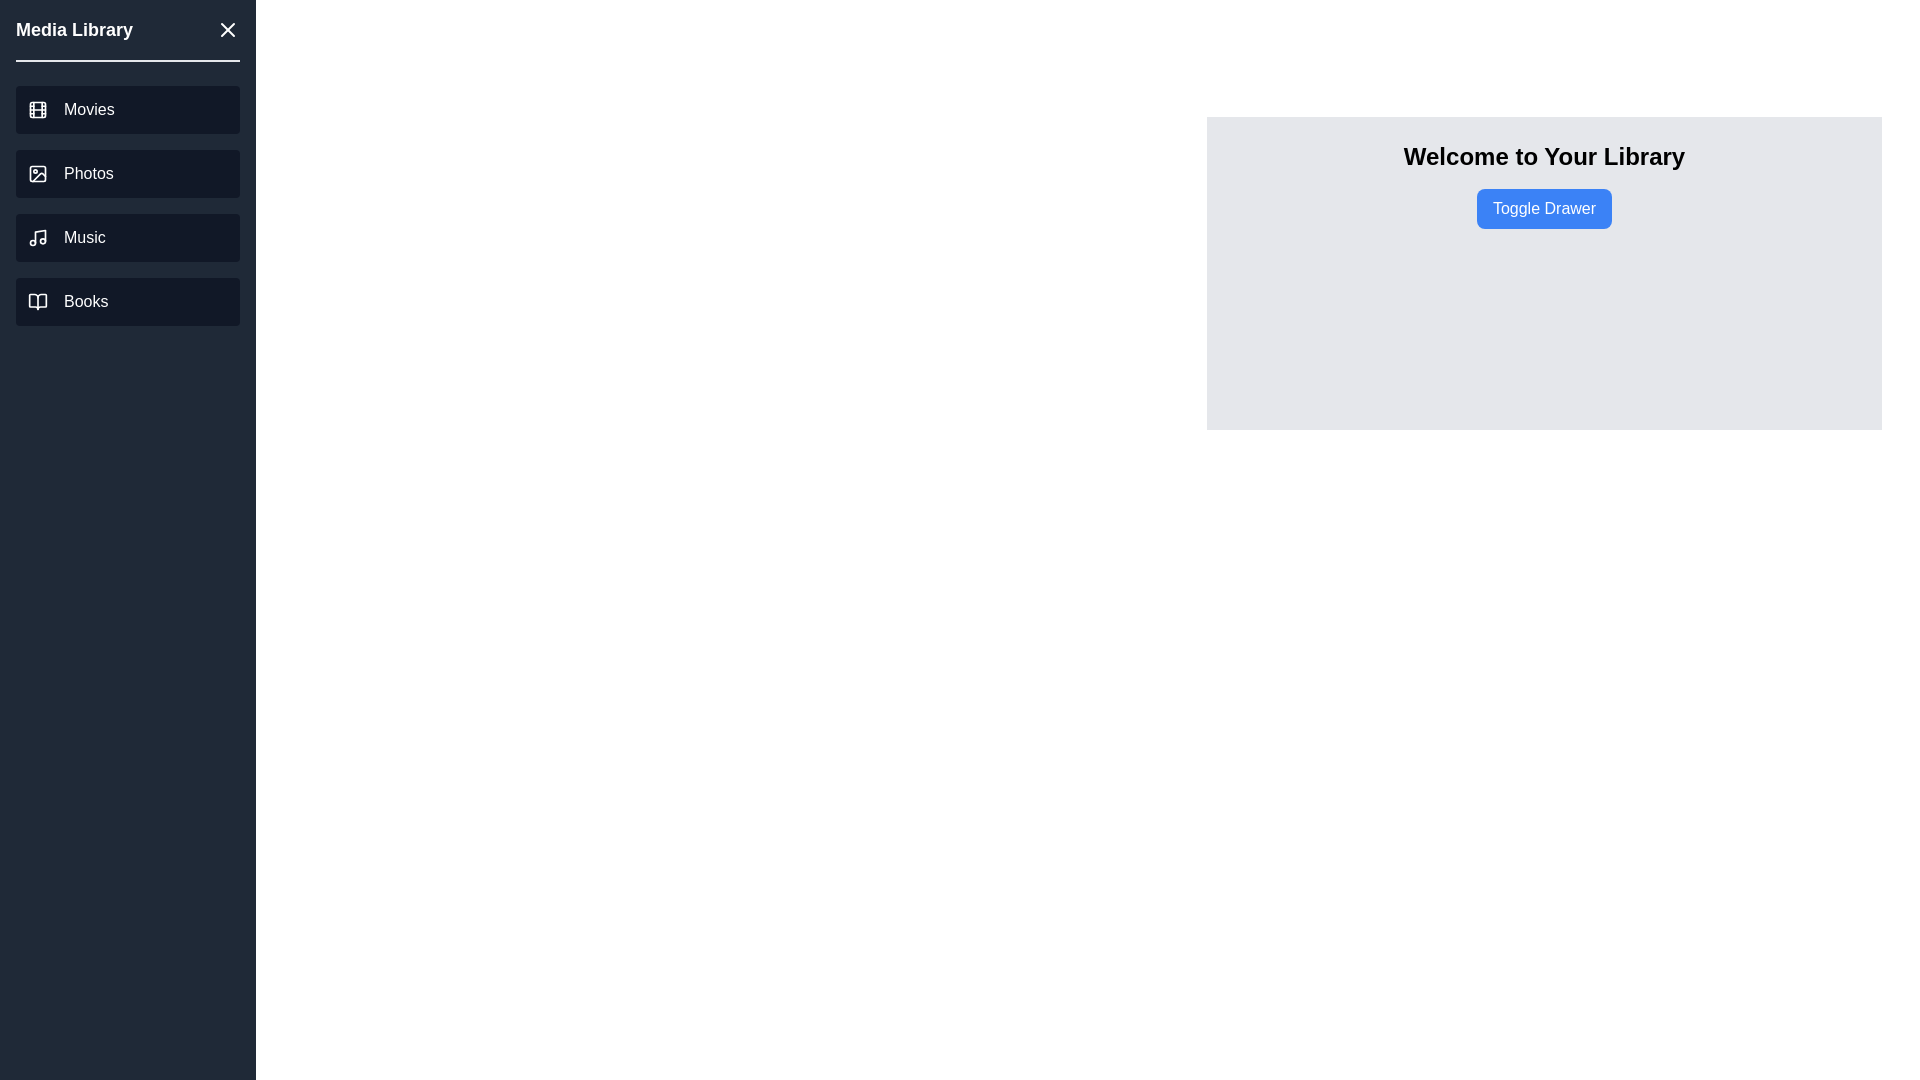 Image resolution: width=1920 pixels, height=1080 pixels. What do you see at coordinates (127, 110) in the screenshot?
I see `the 'Movies' link in the drawer` at bounding box center [127, 110].